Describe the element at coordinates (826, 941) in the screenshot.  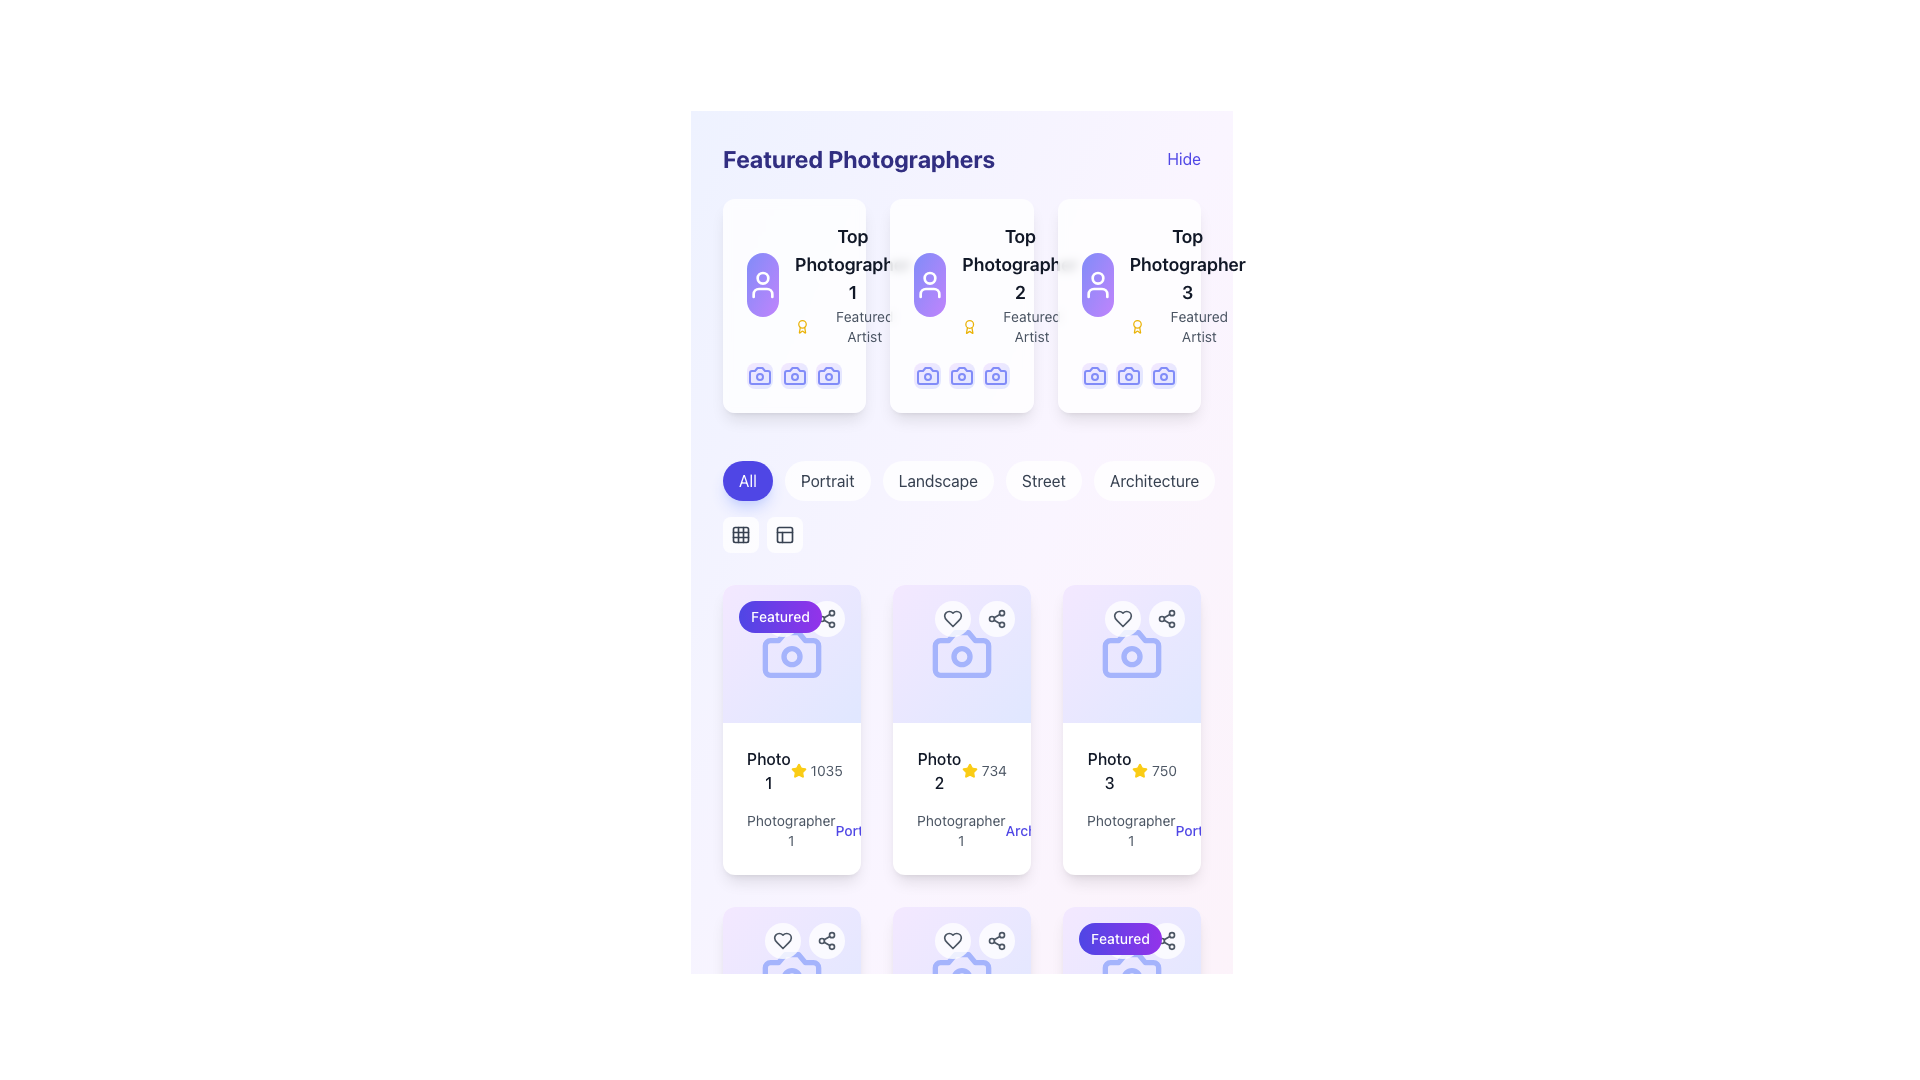
I see `the Share icon located at the top-right corner of the entry labeled 'Photo 2'` at that location.